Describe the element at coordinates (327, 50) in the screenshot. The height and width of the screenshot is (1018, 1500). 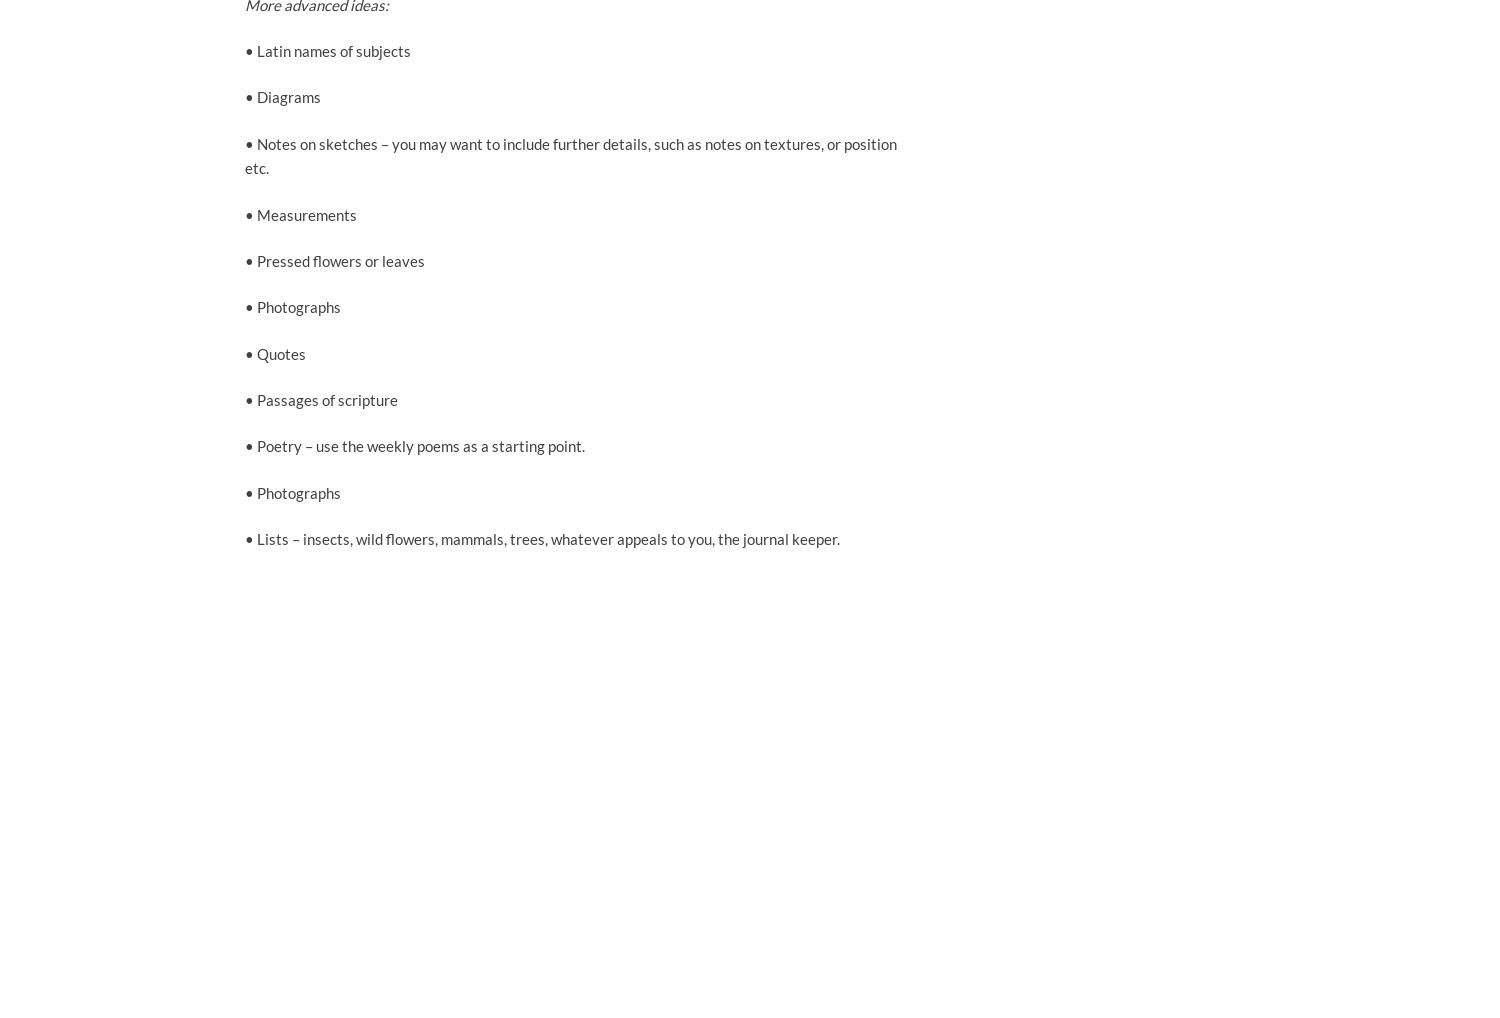
I see `'• Latin names of subjects'` at that location.